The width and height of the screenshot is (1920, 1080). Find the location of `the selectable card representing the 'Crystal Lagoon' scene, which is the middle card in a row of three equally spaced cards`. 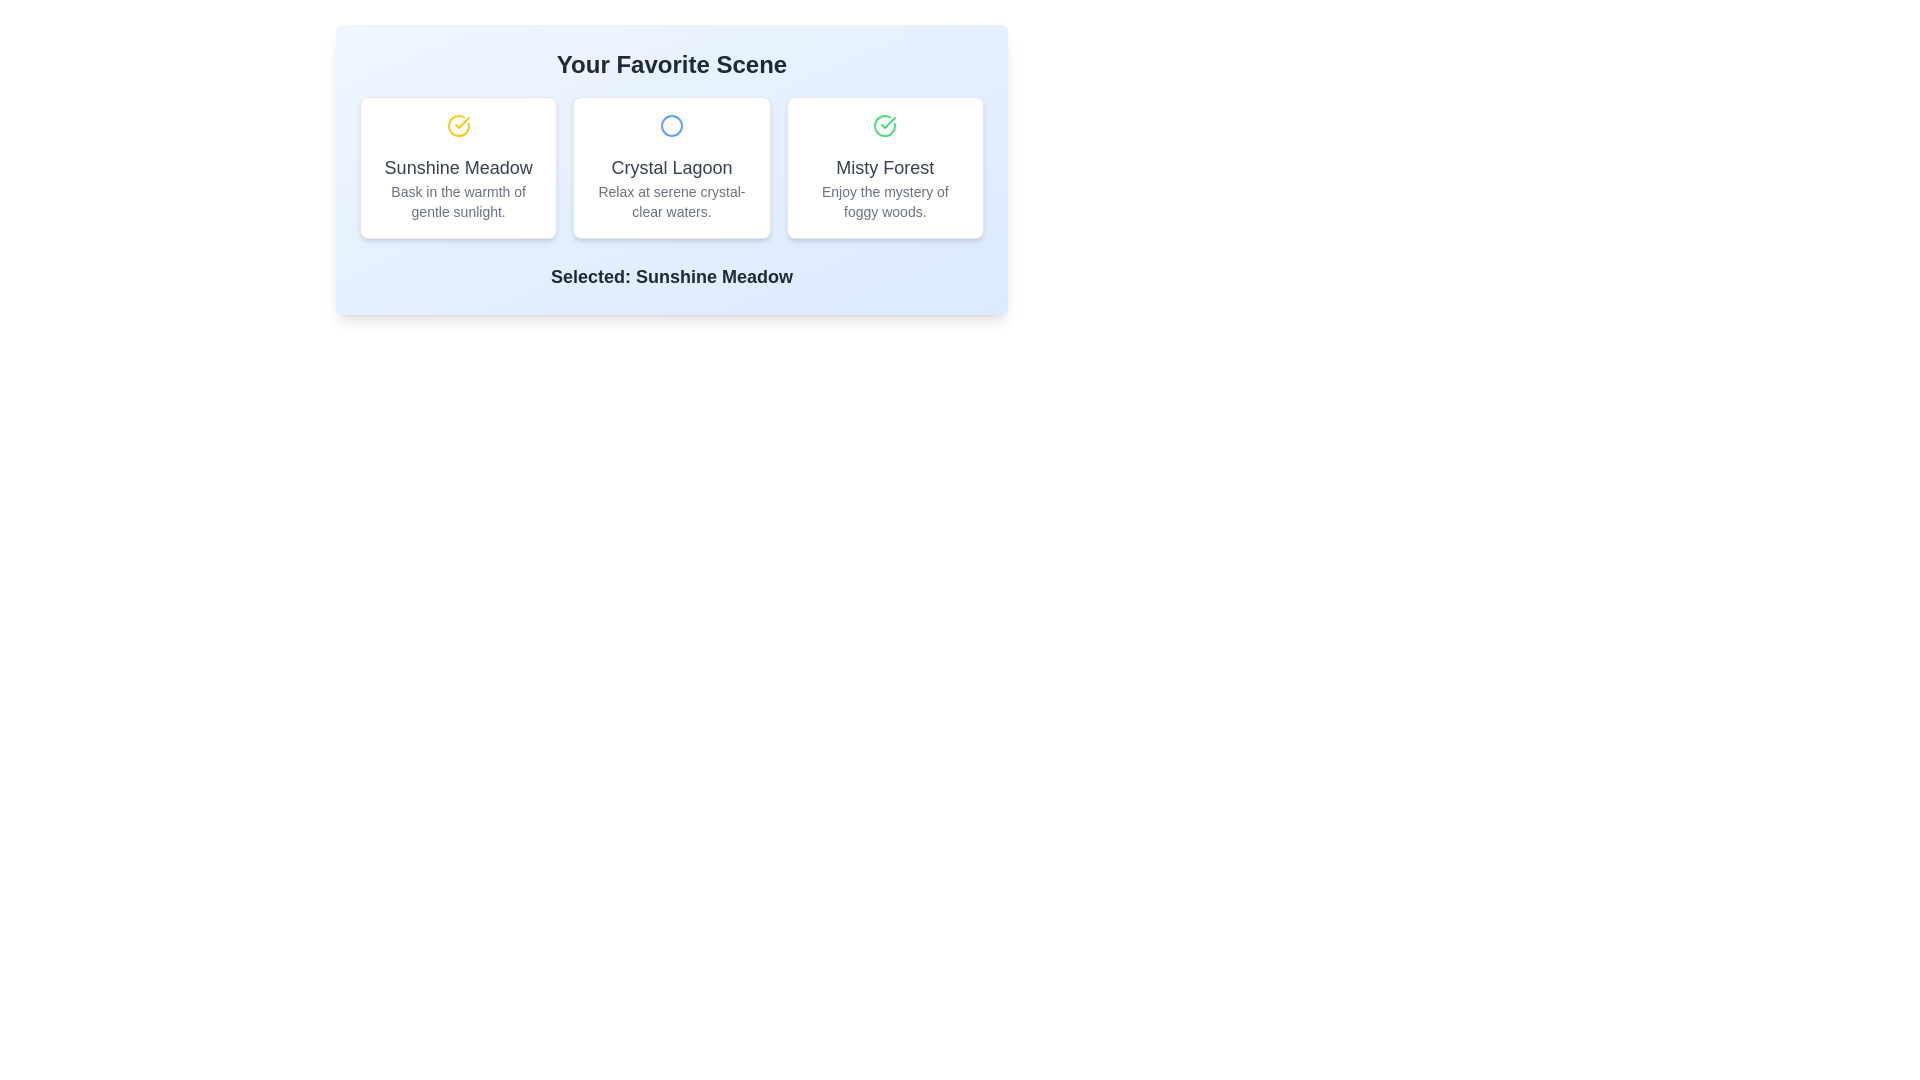

the selectable card representing the 'Crystal Lagoon' scene, which is the middle card in a row of three equally spaced cards is located at coordinates (672, 167).